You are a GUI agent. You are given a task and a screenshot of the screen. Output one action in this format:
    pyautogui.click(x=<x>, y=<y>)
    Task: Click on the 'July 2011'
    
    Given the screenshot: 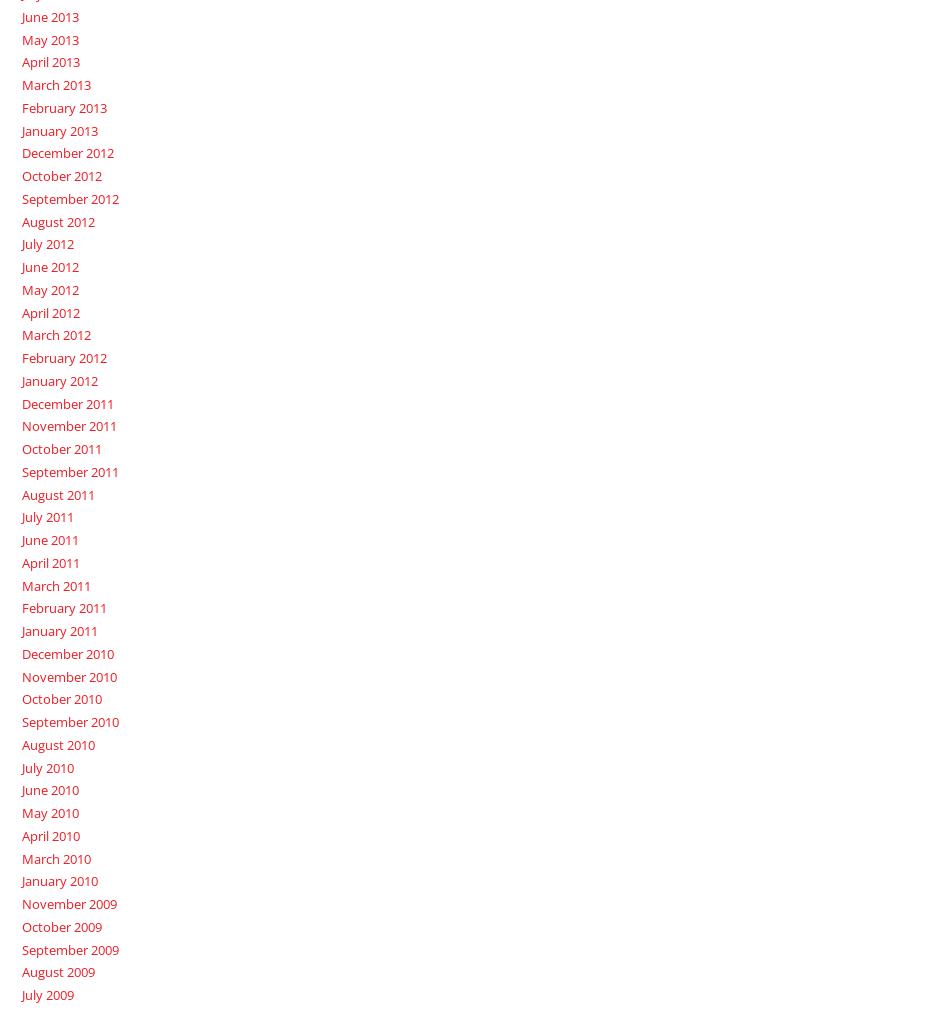 What is the action you would take?
    pyautogui.click(x=47, y=517)
    